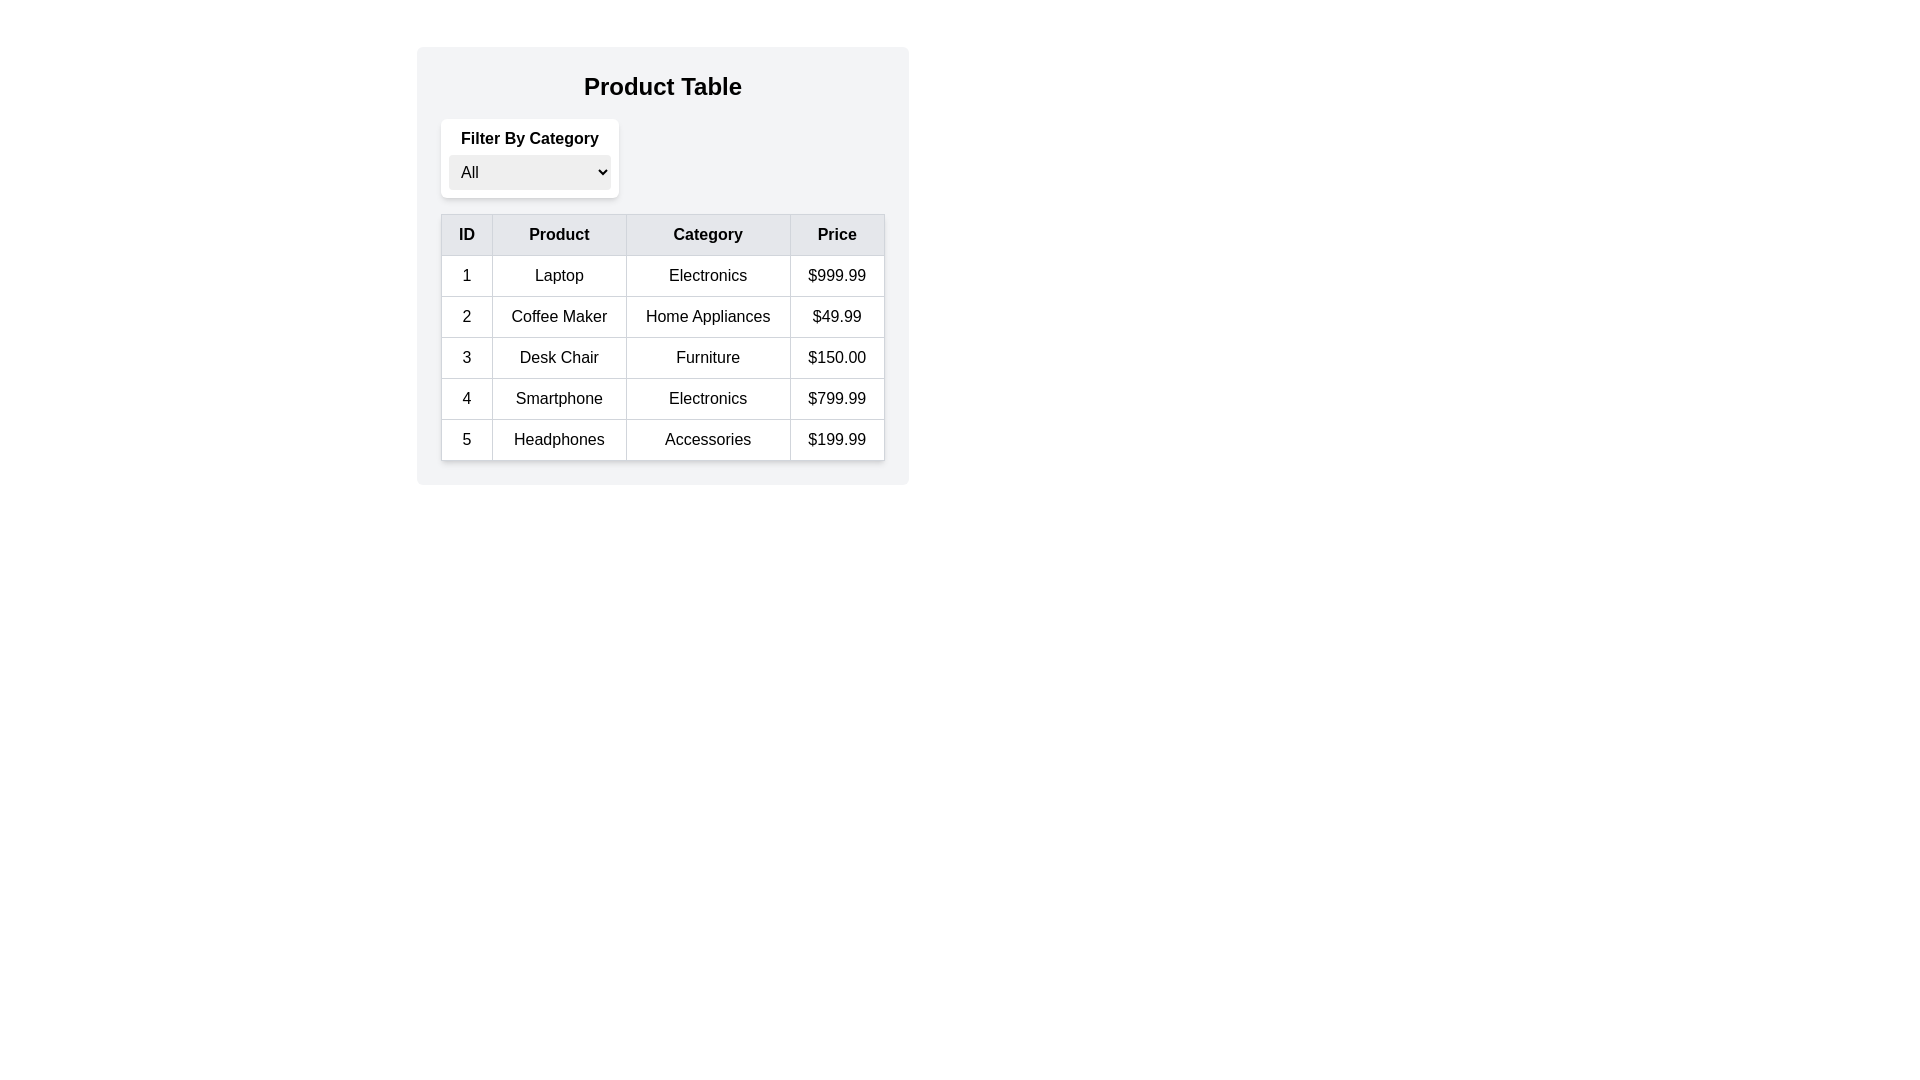 The image size is (1920, 1080). What do you see at coordinates (559, 276) in the screenshot?
I see `the text label displaying the word 'Laptop' which is styled with a bordered box and located in the second column of the first row in the tabular layout` at bounding box center [559, 276].